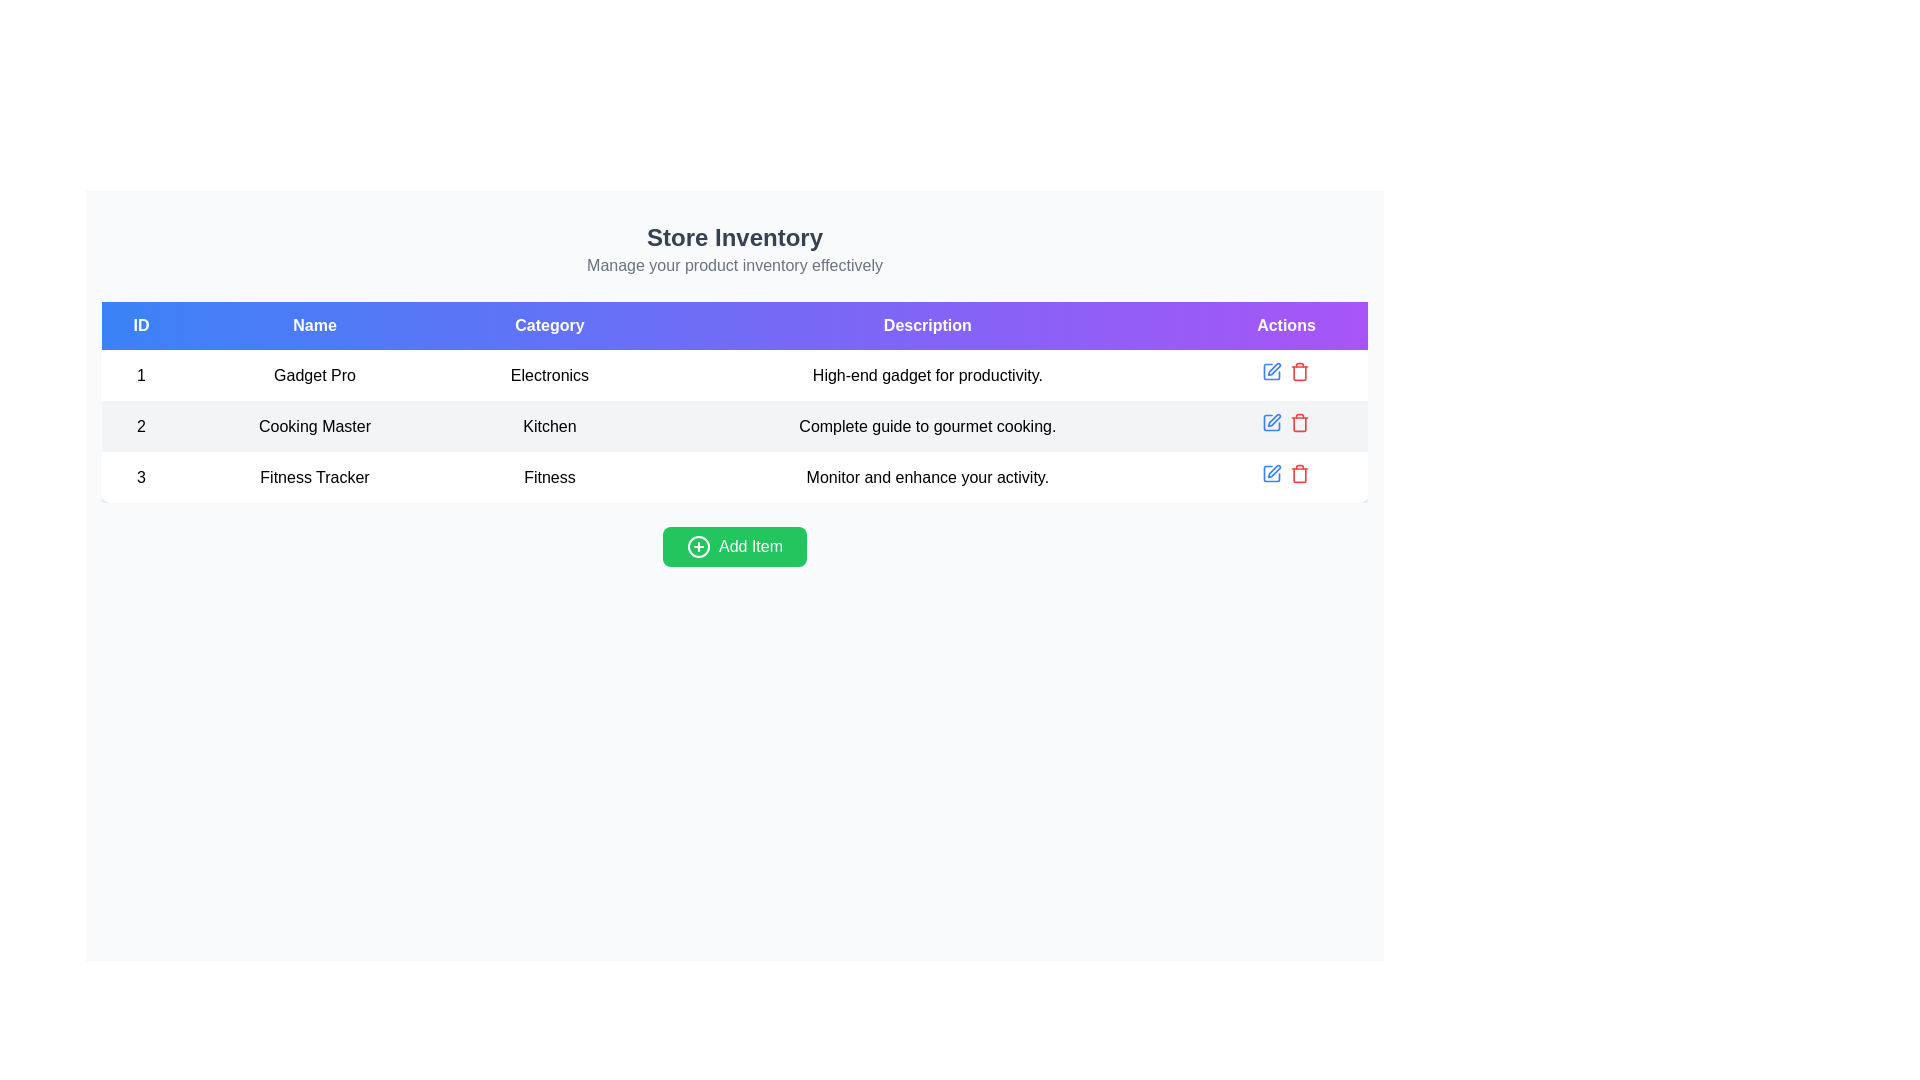 The image size is (1920, 1080). I want to click on text element styled in bold, large gray font that reads 'Store Inventory', located at the top-center of the interface above the item listing table, so click(733, 237).